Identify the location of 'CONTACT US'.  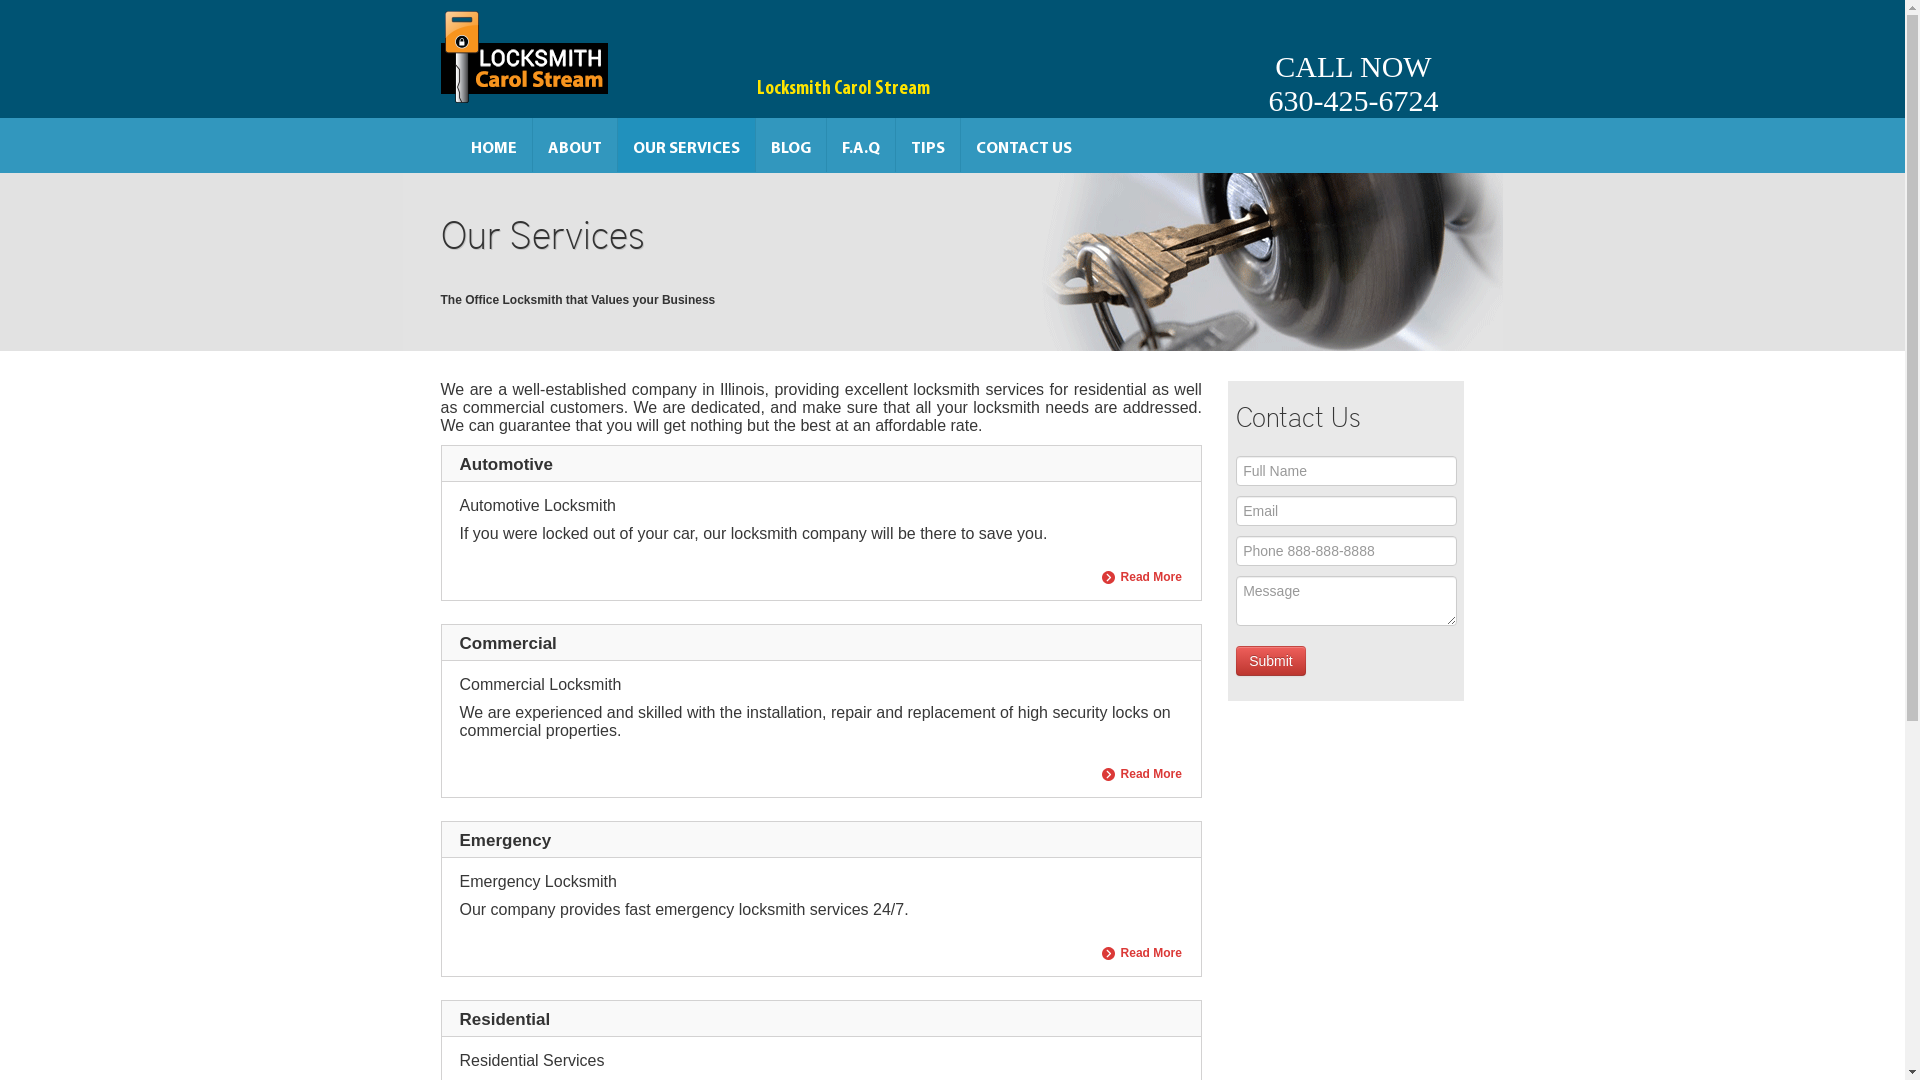
(960, 144).